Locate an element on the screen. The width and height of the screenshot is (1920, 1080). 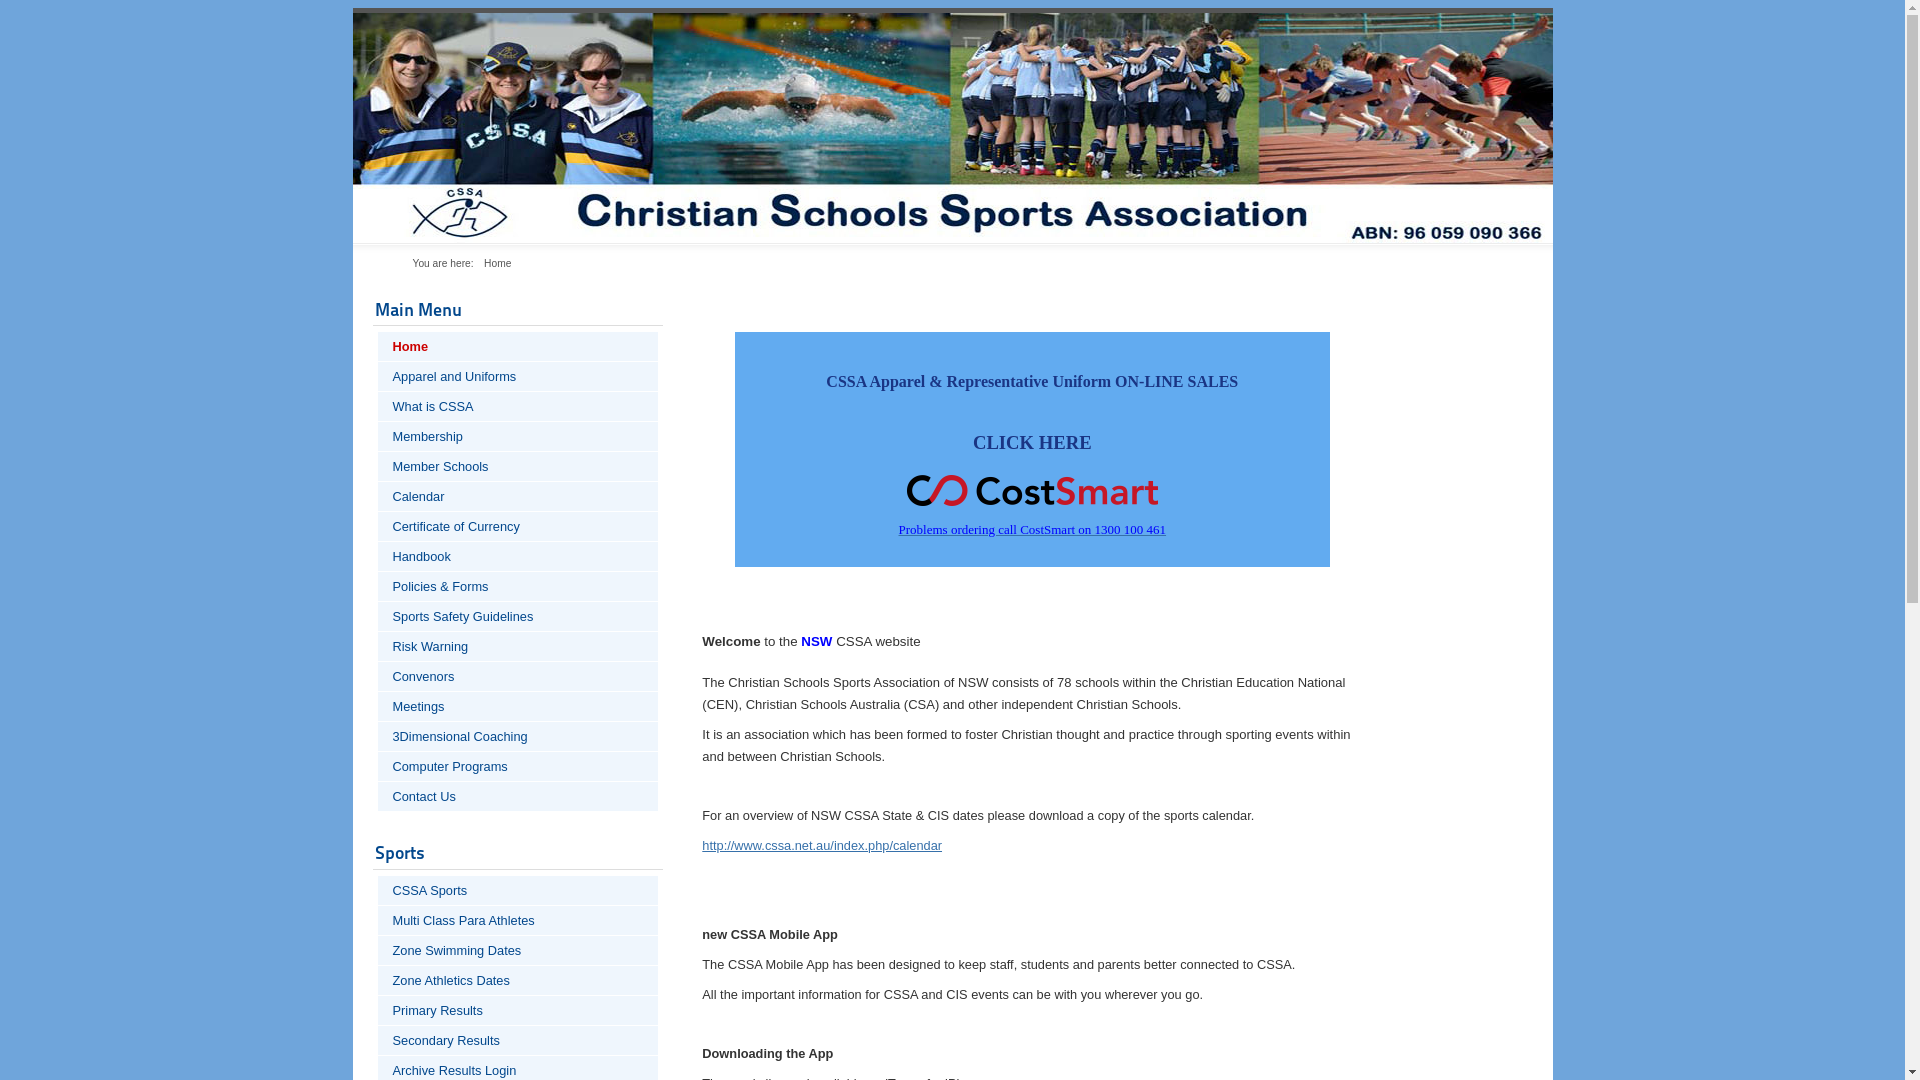
'What is CSSA' is located at coordinates (378, 405).